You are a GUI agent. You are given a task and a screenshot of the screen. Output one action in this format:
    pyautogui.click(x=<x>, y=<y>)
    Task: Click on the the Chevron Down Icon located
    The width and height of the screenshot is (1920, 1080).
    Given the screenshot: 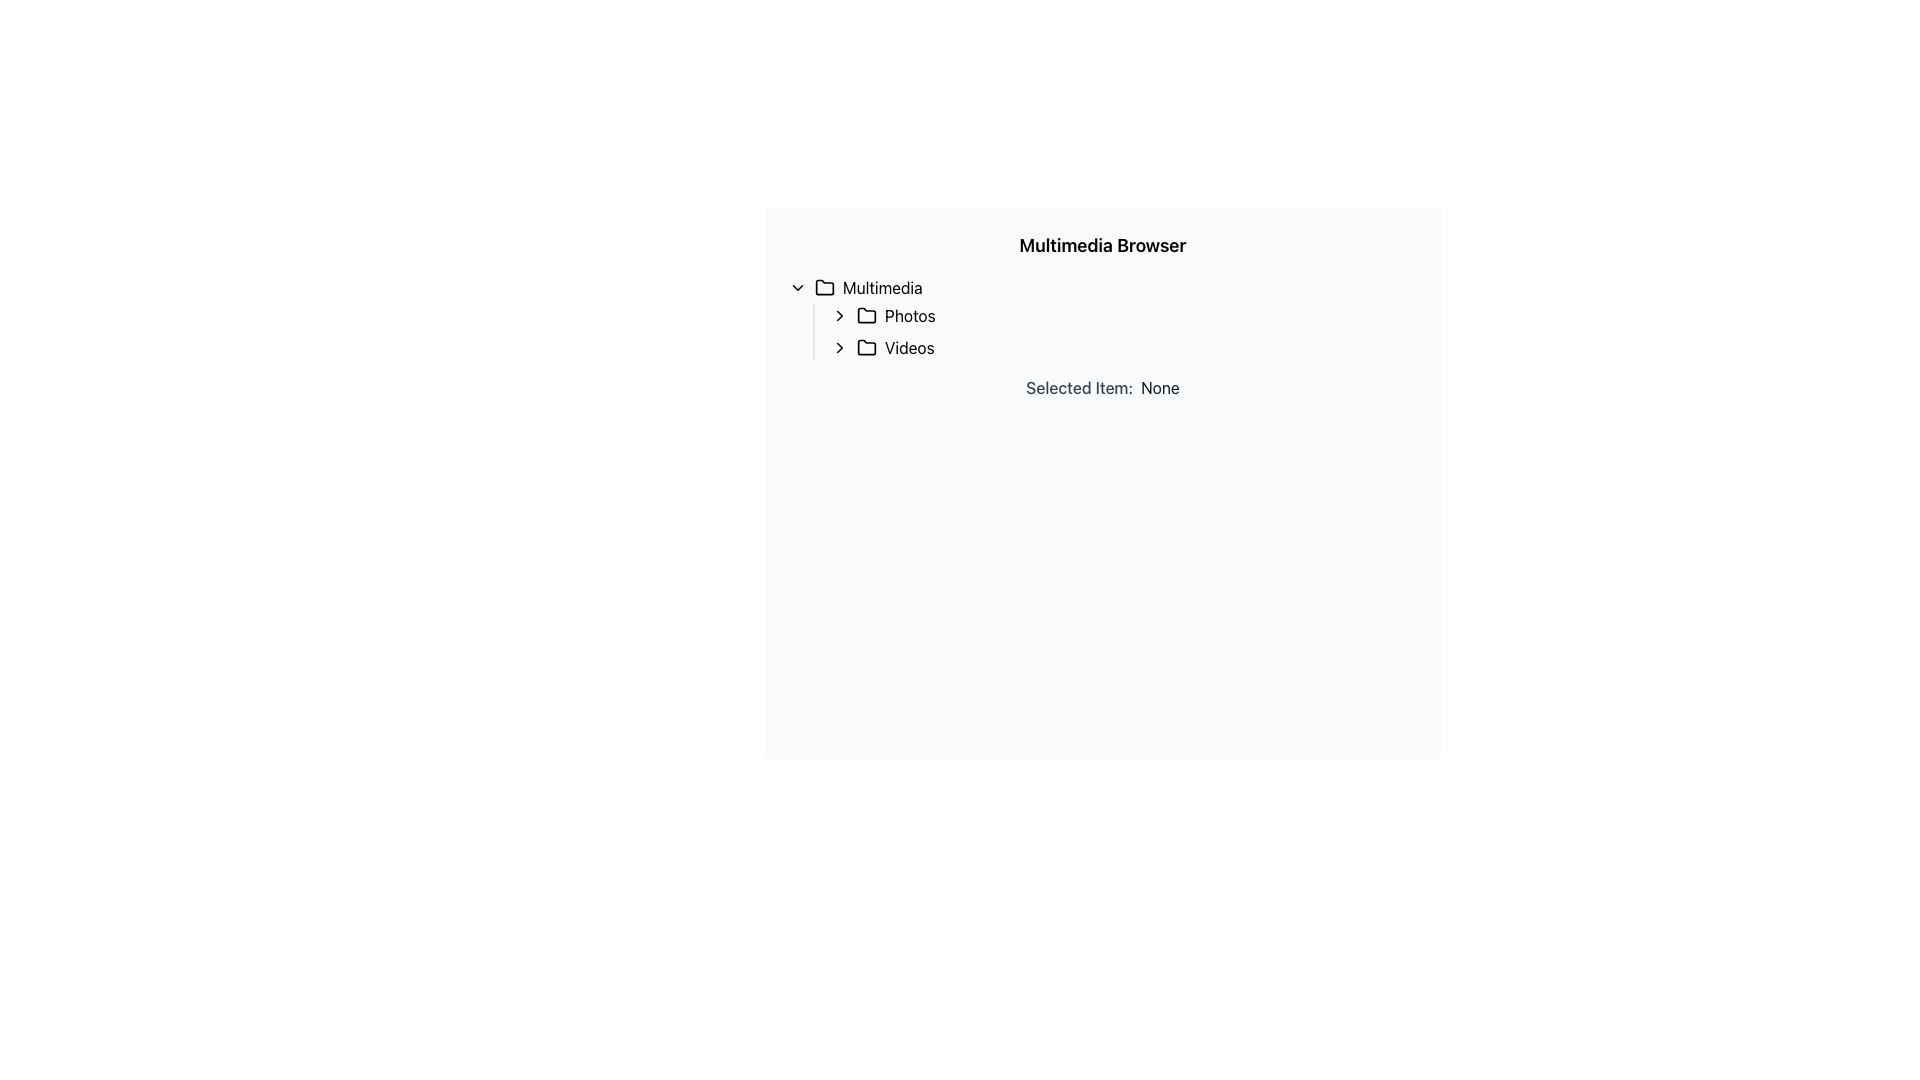 What is the action you would take?
    pyautogui.click(x=796, y=288)
    